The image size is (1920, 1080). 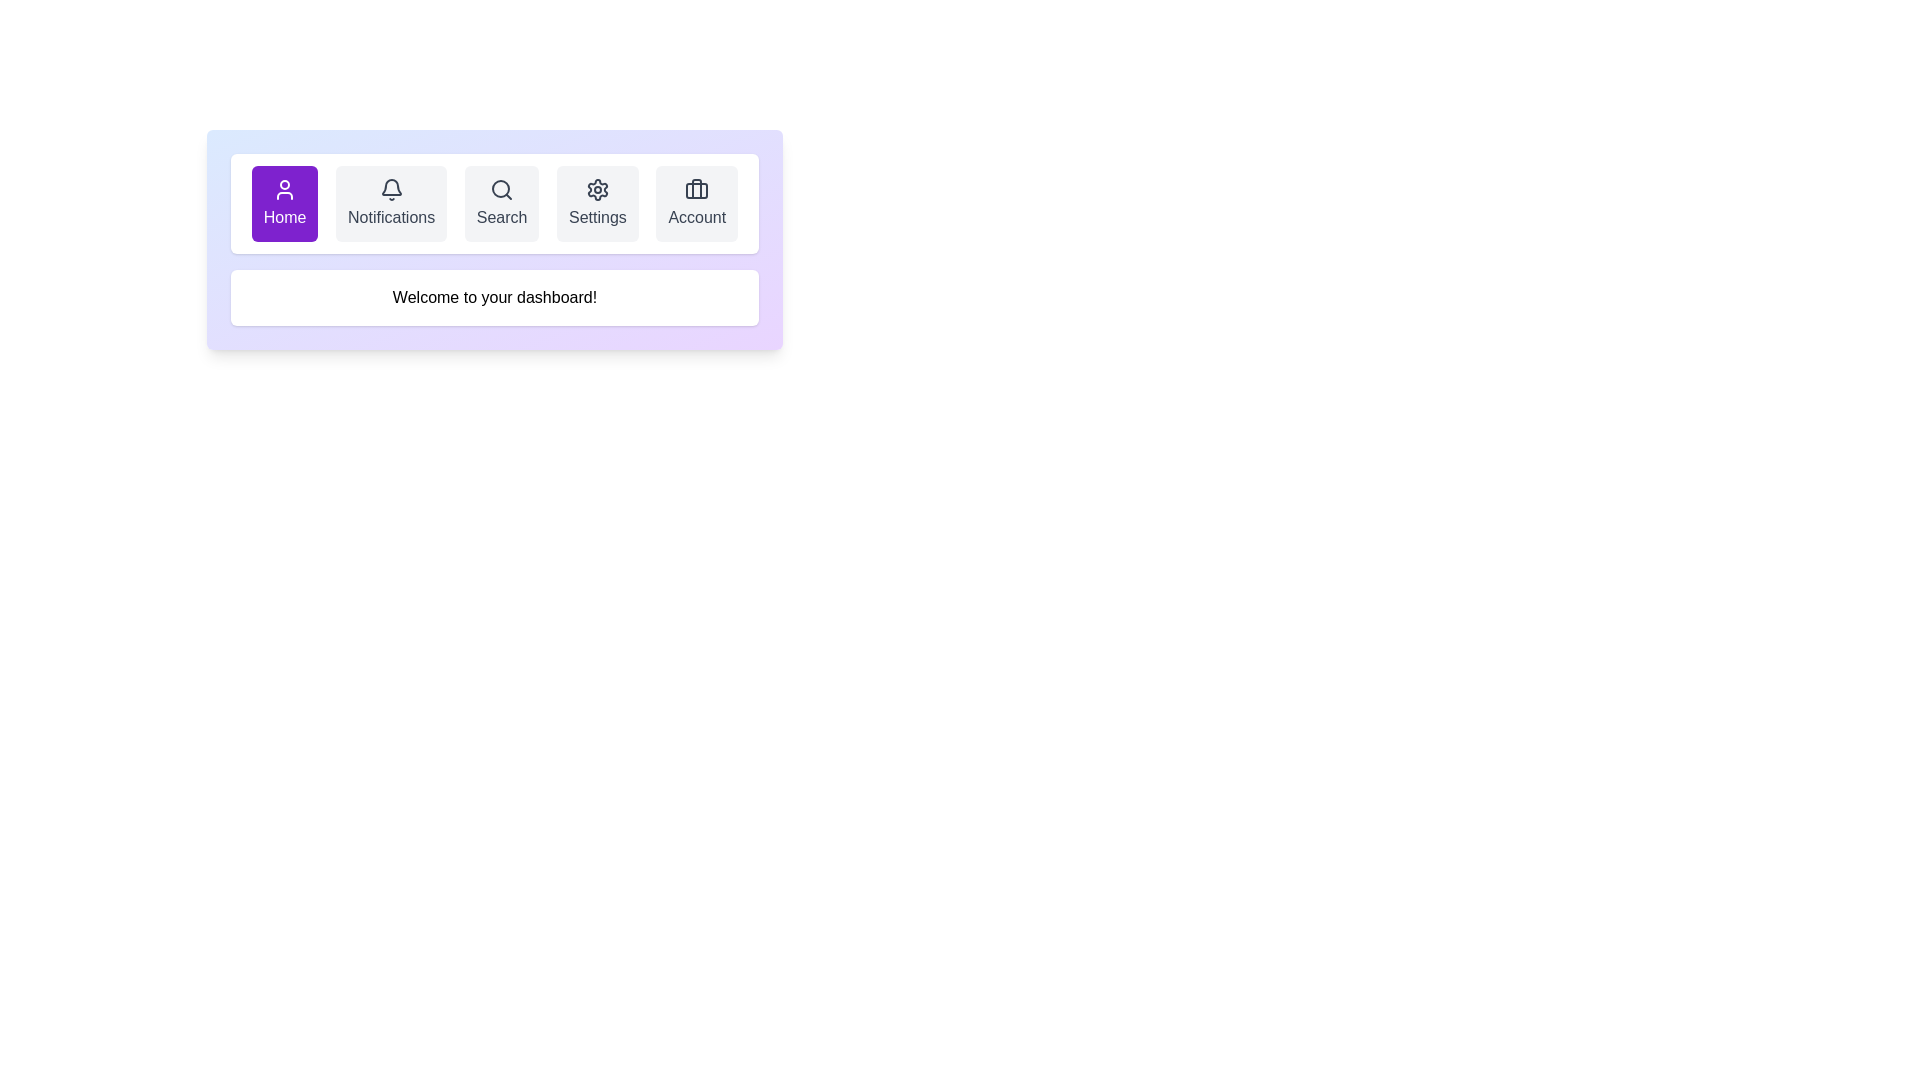 I want to click on the search button located between the 'Notifications' and 'Settings' buttons in the top navigation bar, so click(x=502, y=204).